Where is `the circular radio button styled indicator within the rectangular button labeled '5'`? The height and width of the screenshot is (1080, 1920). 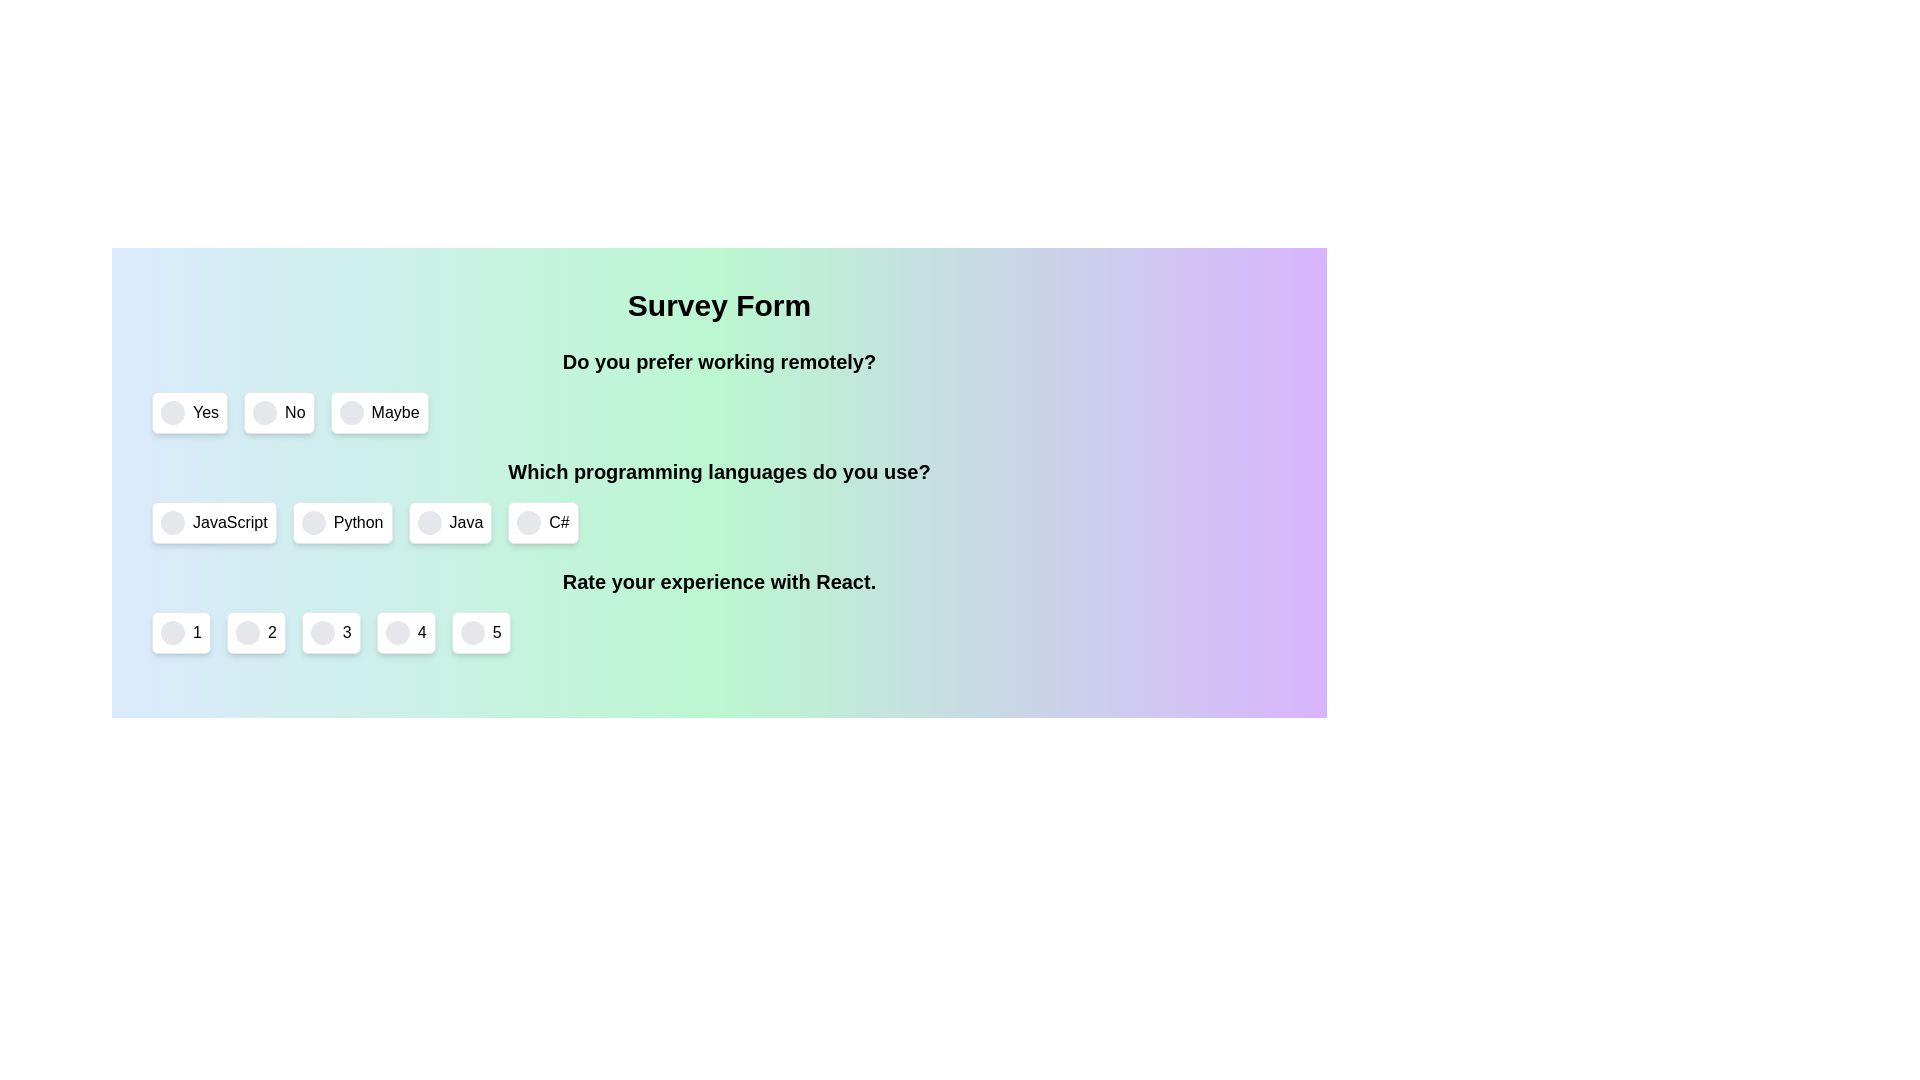 the circular radio button styled indicator within the rectangular button labeled '5' is located at coordinates (471, 632).